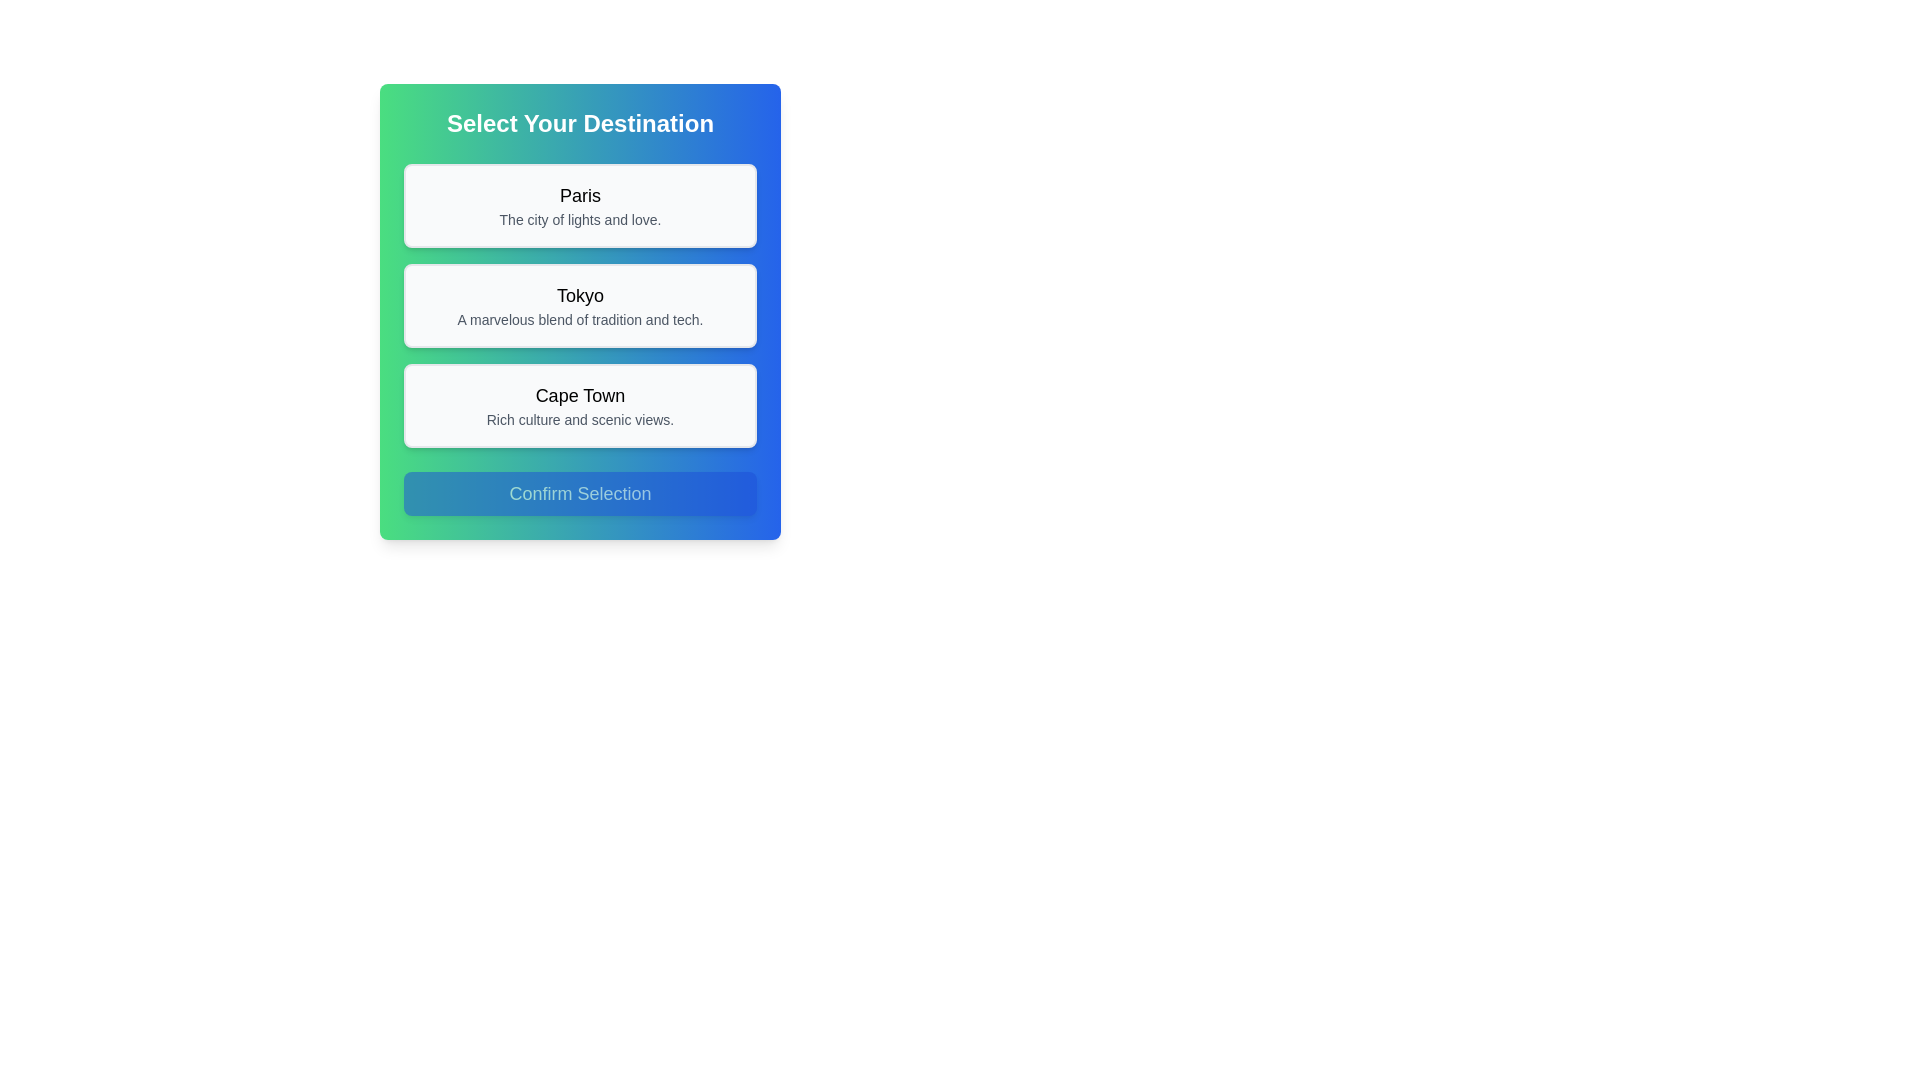  I want to click on the options in the vertically-oriented selection dialog titled 'Select Your Destination', which features three selectable city options, so click(579, 312).